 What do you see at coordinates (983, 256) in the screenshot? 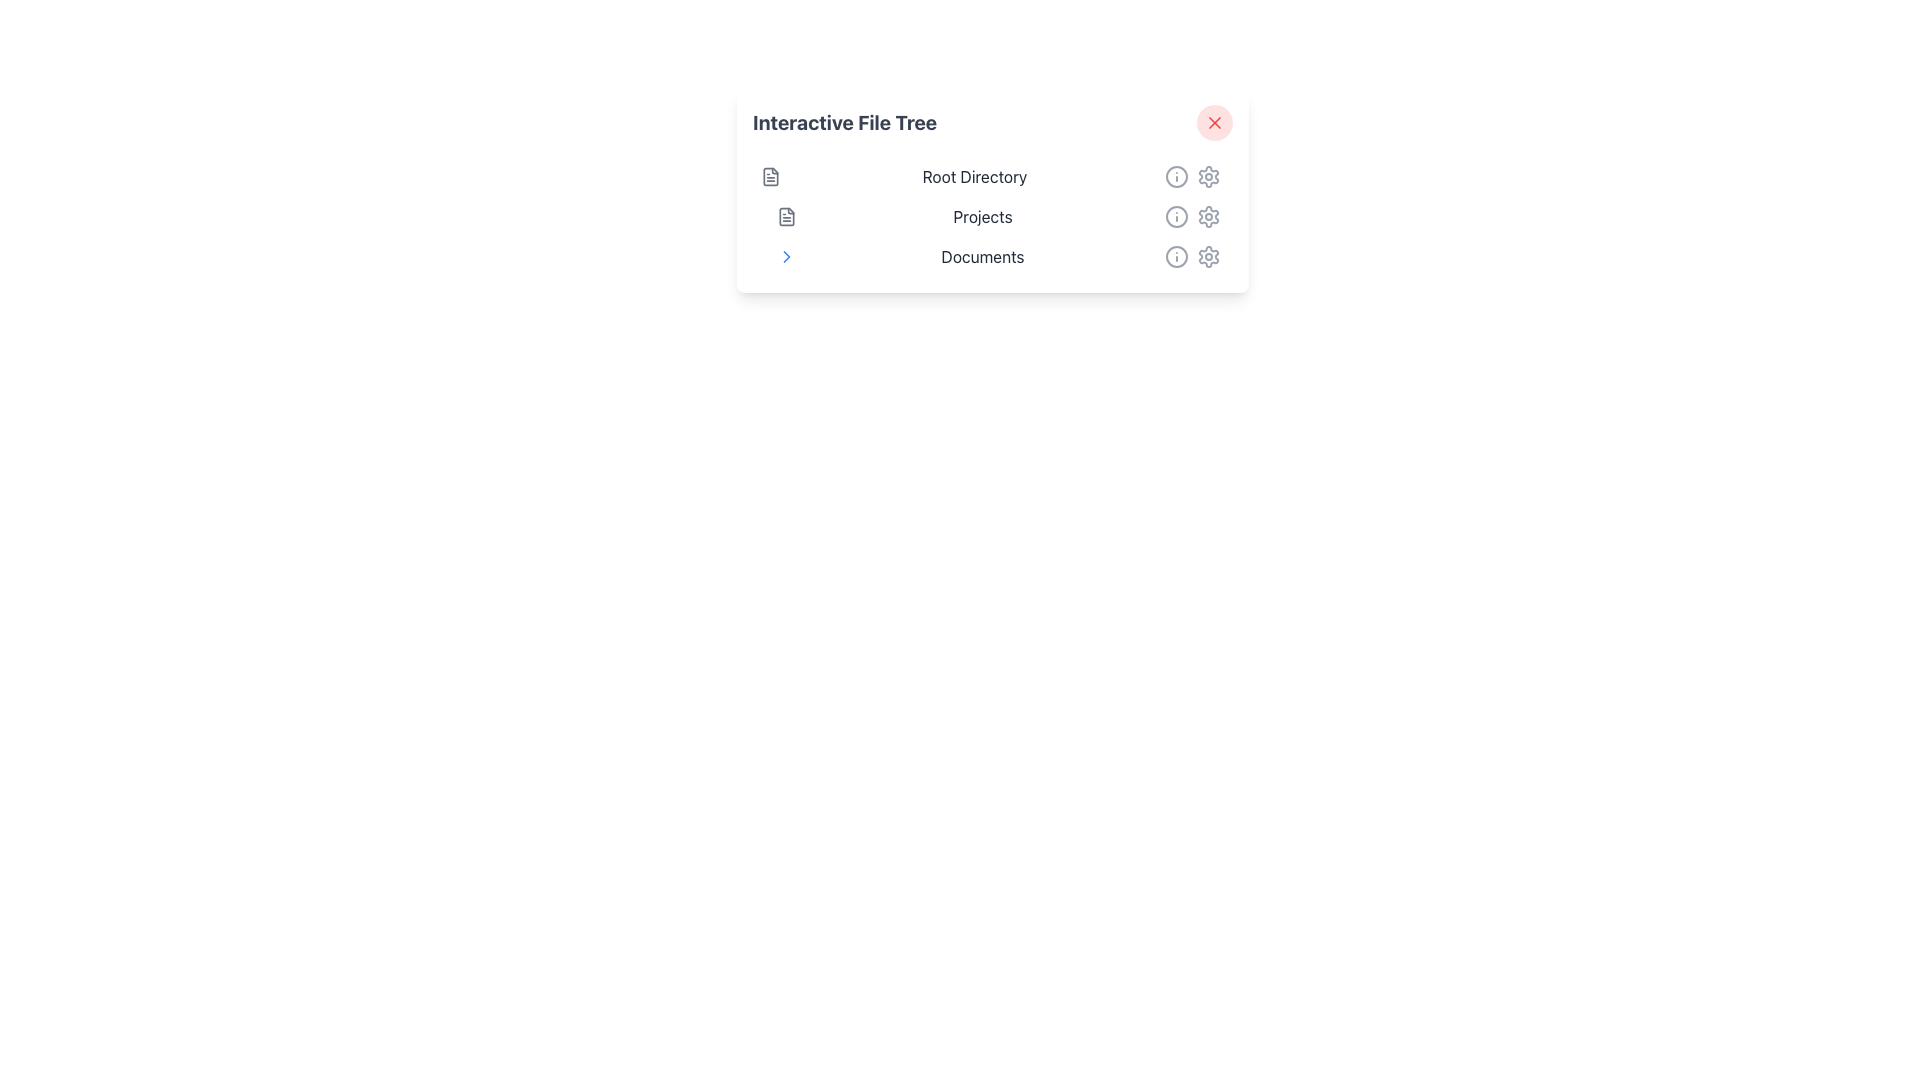
I see `the 'Documents' text label, which is the third entry in the file tree interface, positioned between a chevron icon on the left and an information icon and gear icon on the right` at bounding box center [983, 256].